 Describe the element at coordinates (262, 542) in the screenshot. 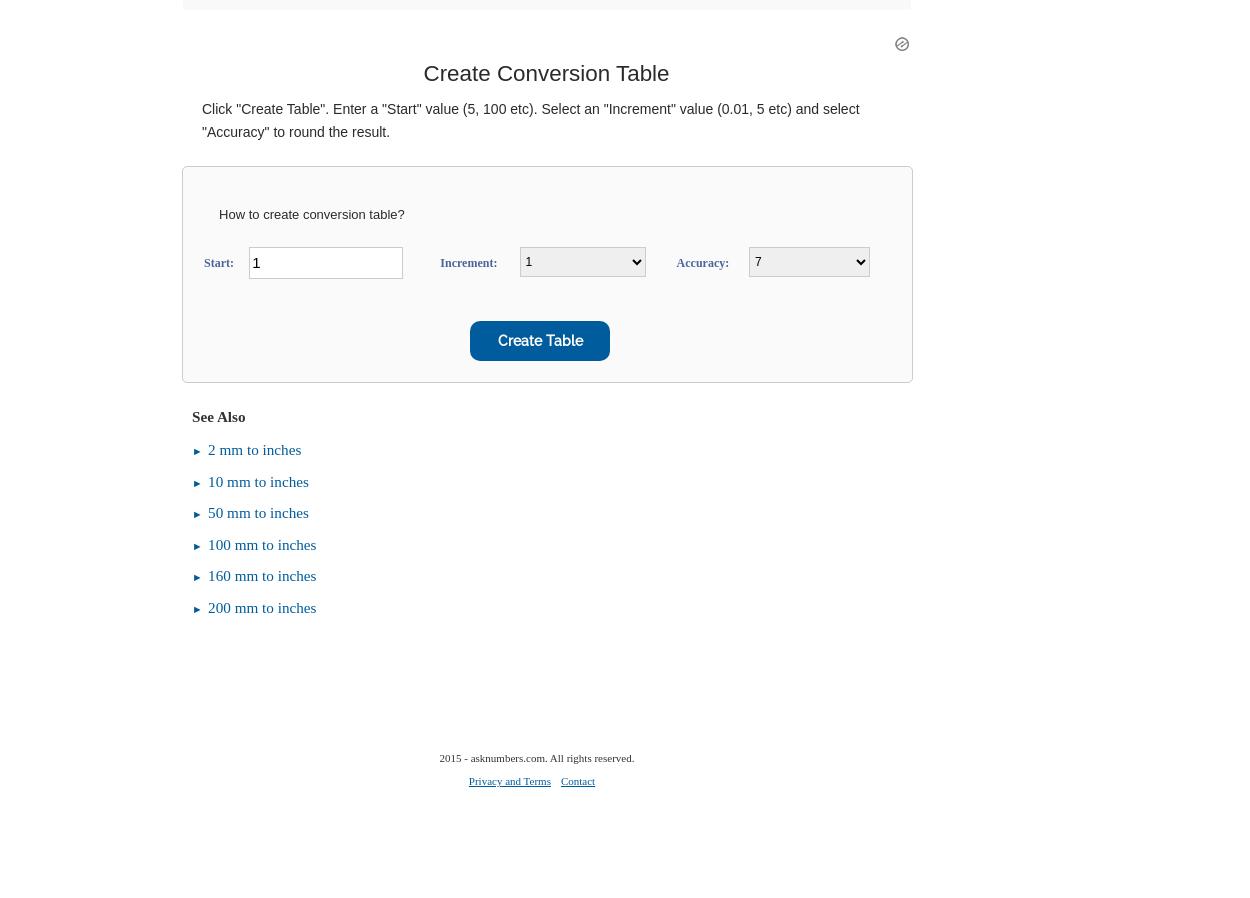

I see `'100 mm to inches'` at that location.